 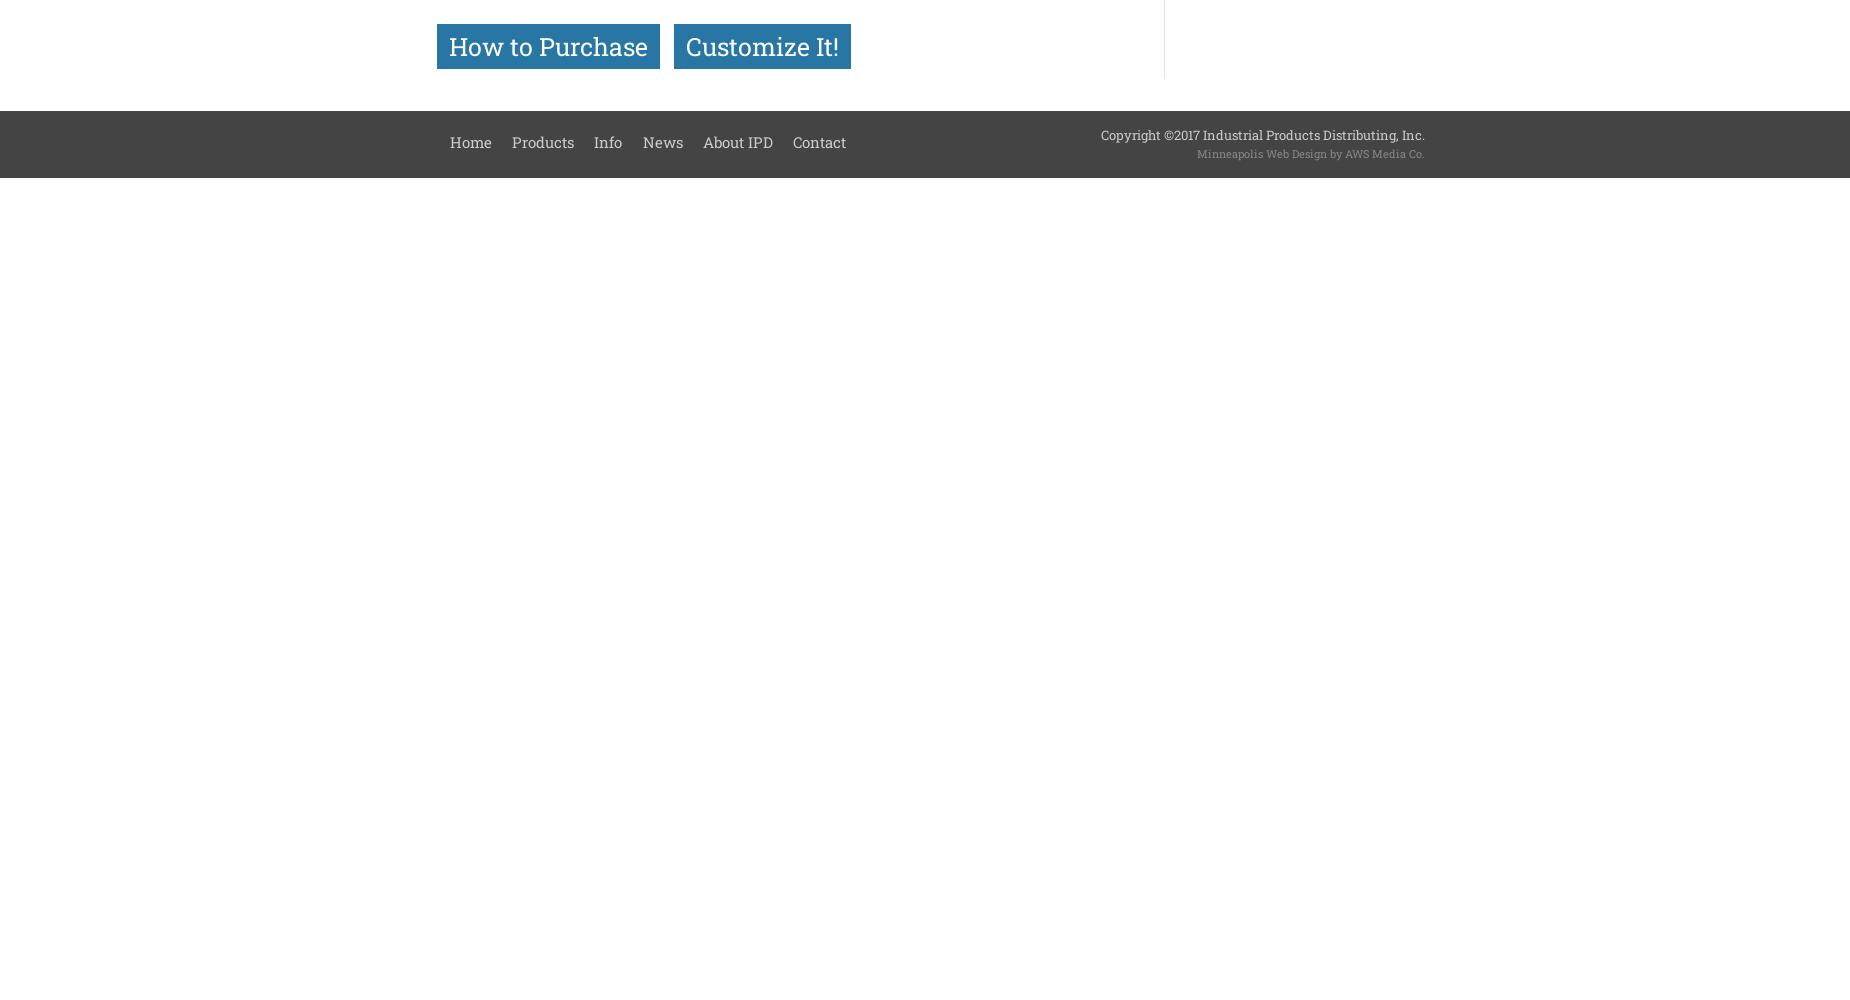 I want to click on 'Customize It!', so click(x=762, y=45).